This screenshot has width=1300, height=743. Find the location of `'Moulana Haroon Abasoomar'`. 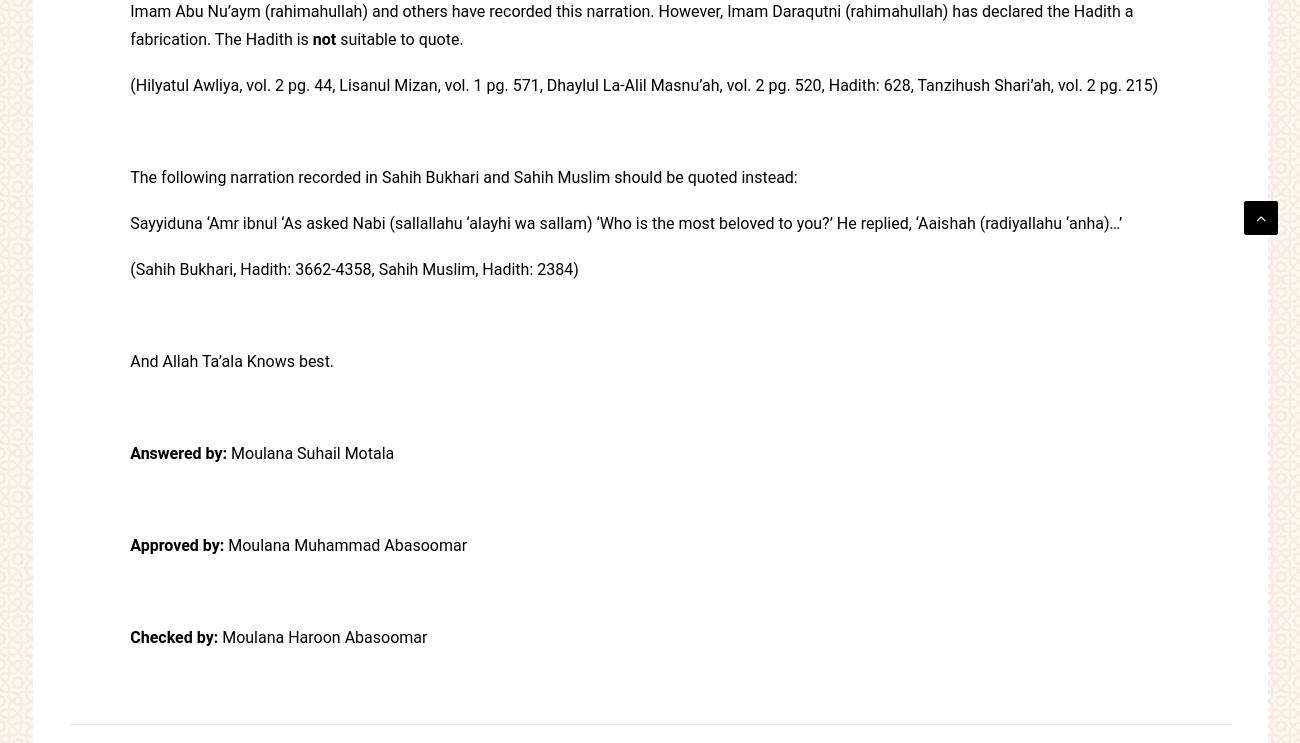

'Moulana Haroon Abasoomar' is located at coordinates (322, 638).